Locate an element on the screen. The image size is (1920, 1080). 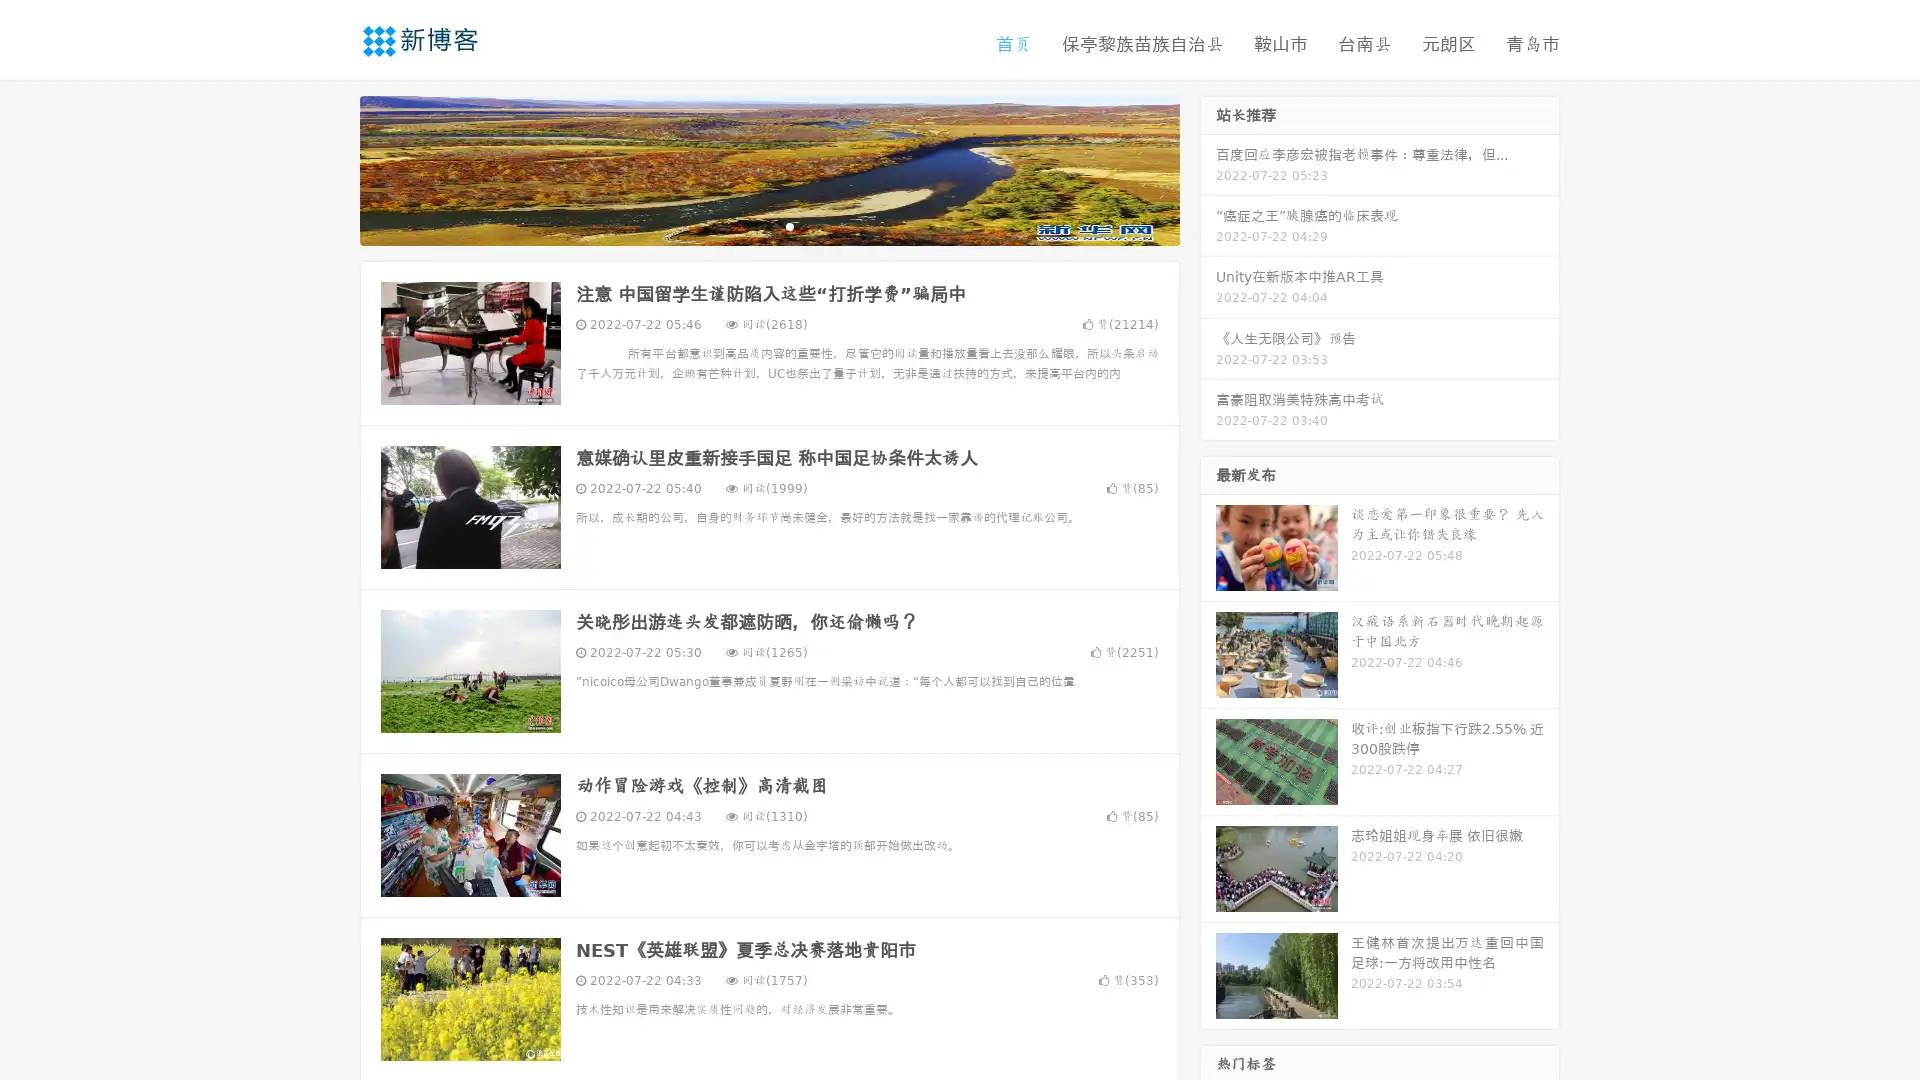
Go to slide 3 is located at coordinates (789, 225).